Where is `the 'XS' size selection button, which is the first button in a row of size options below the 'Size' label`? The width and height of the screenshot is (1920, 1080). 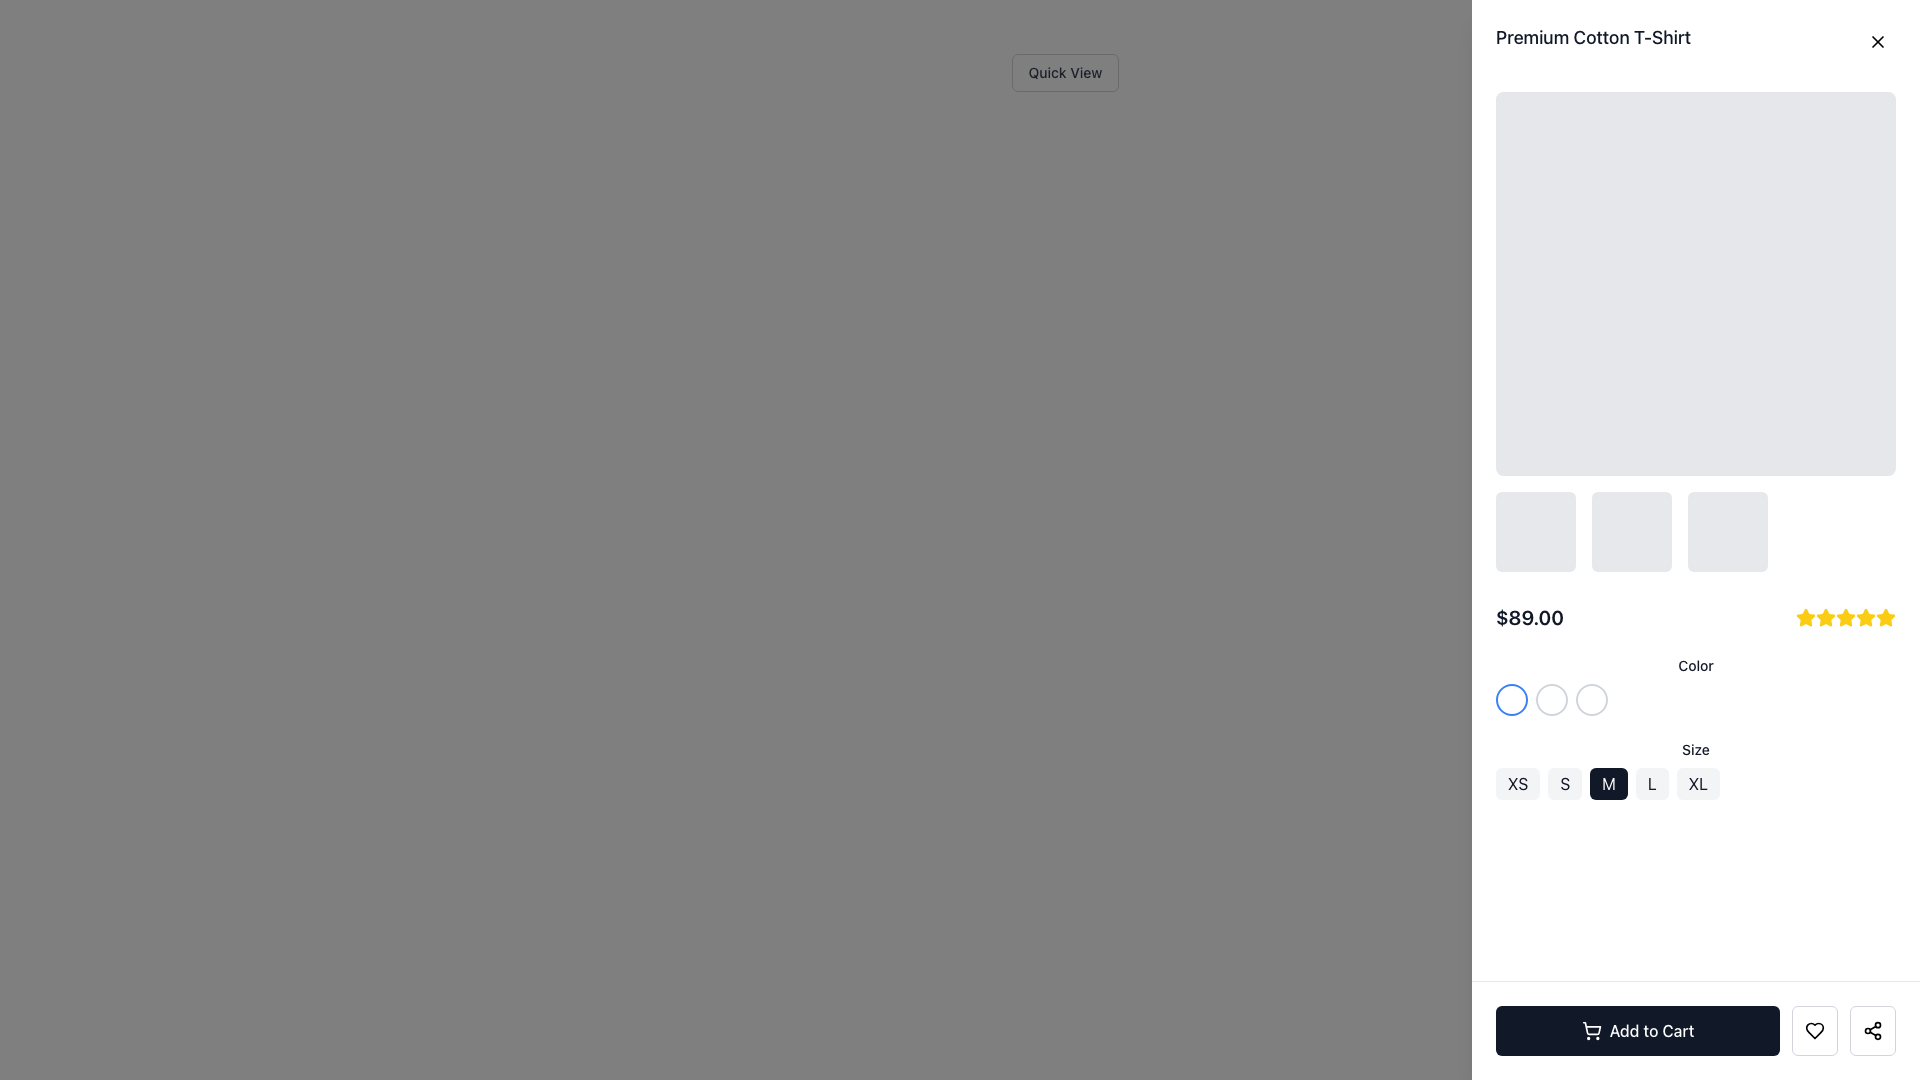 the 'XS' size selection button, which is the first button in a row of size options below the 'Size' label is located at coordinates (1518, 782).